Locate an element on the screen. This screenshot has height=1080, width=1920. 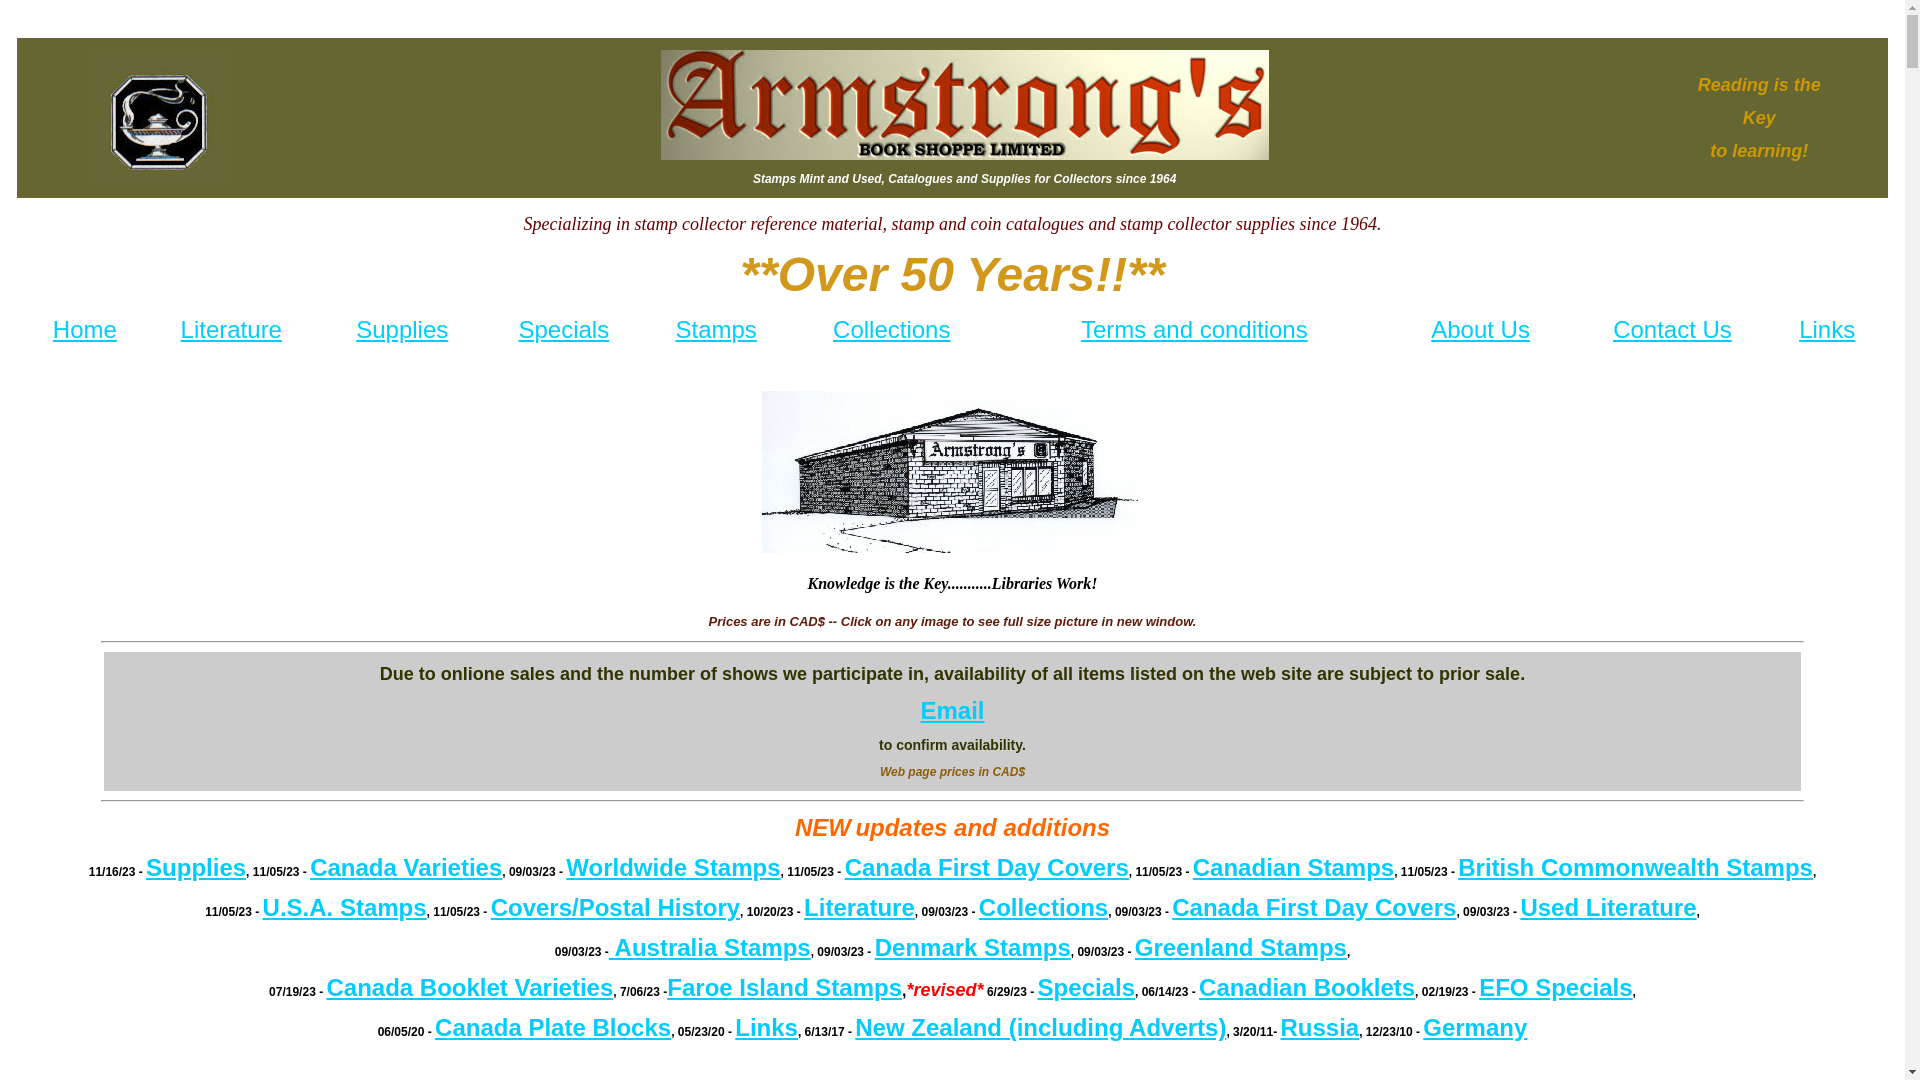
'Links' is located at coordinates (733, 1027).